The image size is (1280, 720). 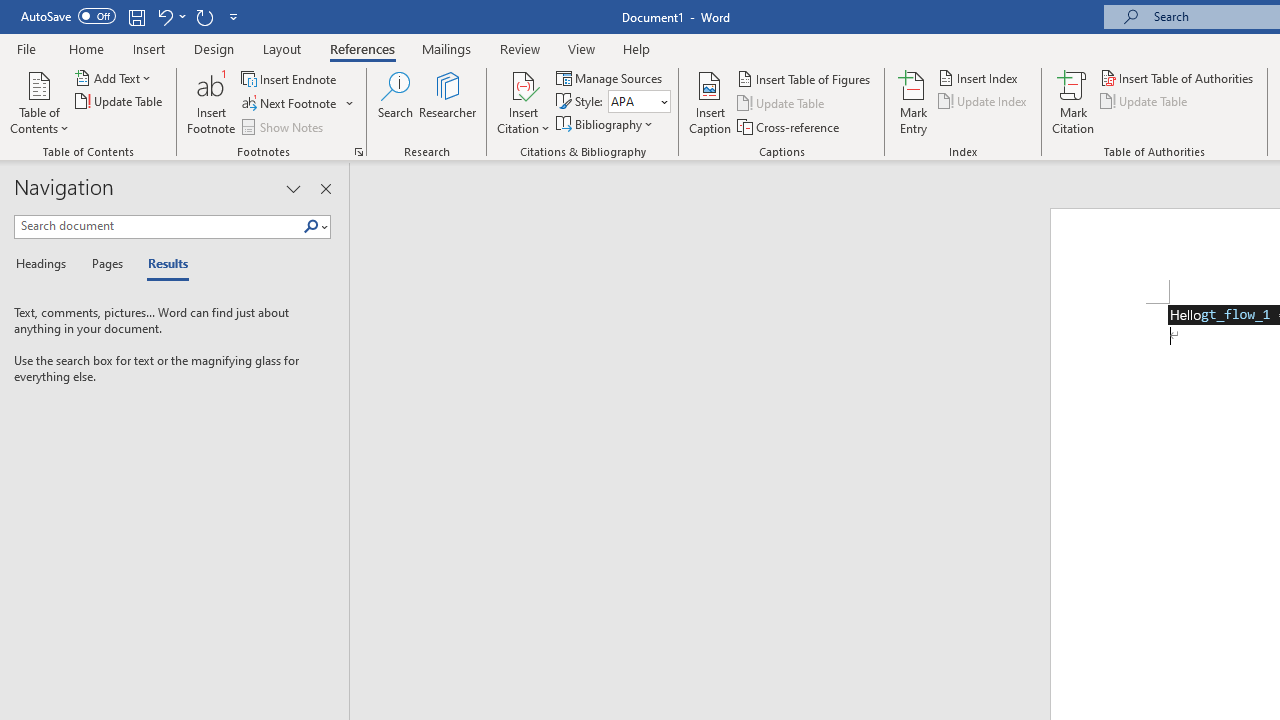 I want to click on 'Task Pane Options', so click(x=292, y=189).